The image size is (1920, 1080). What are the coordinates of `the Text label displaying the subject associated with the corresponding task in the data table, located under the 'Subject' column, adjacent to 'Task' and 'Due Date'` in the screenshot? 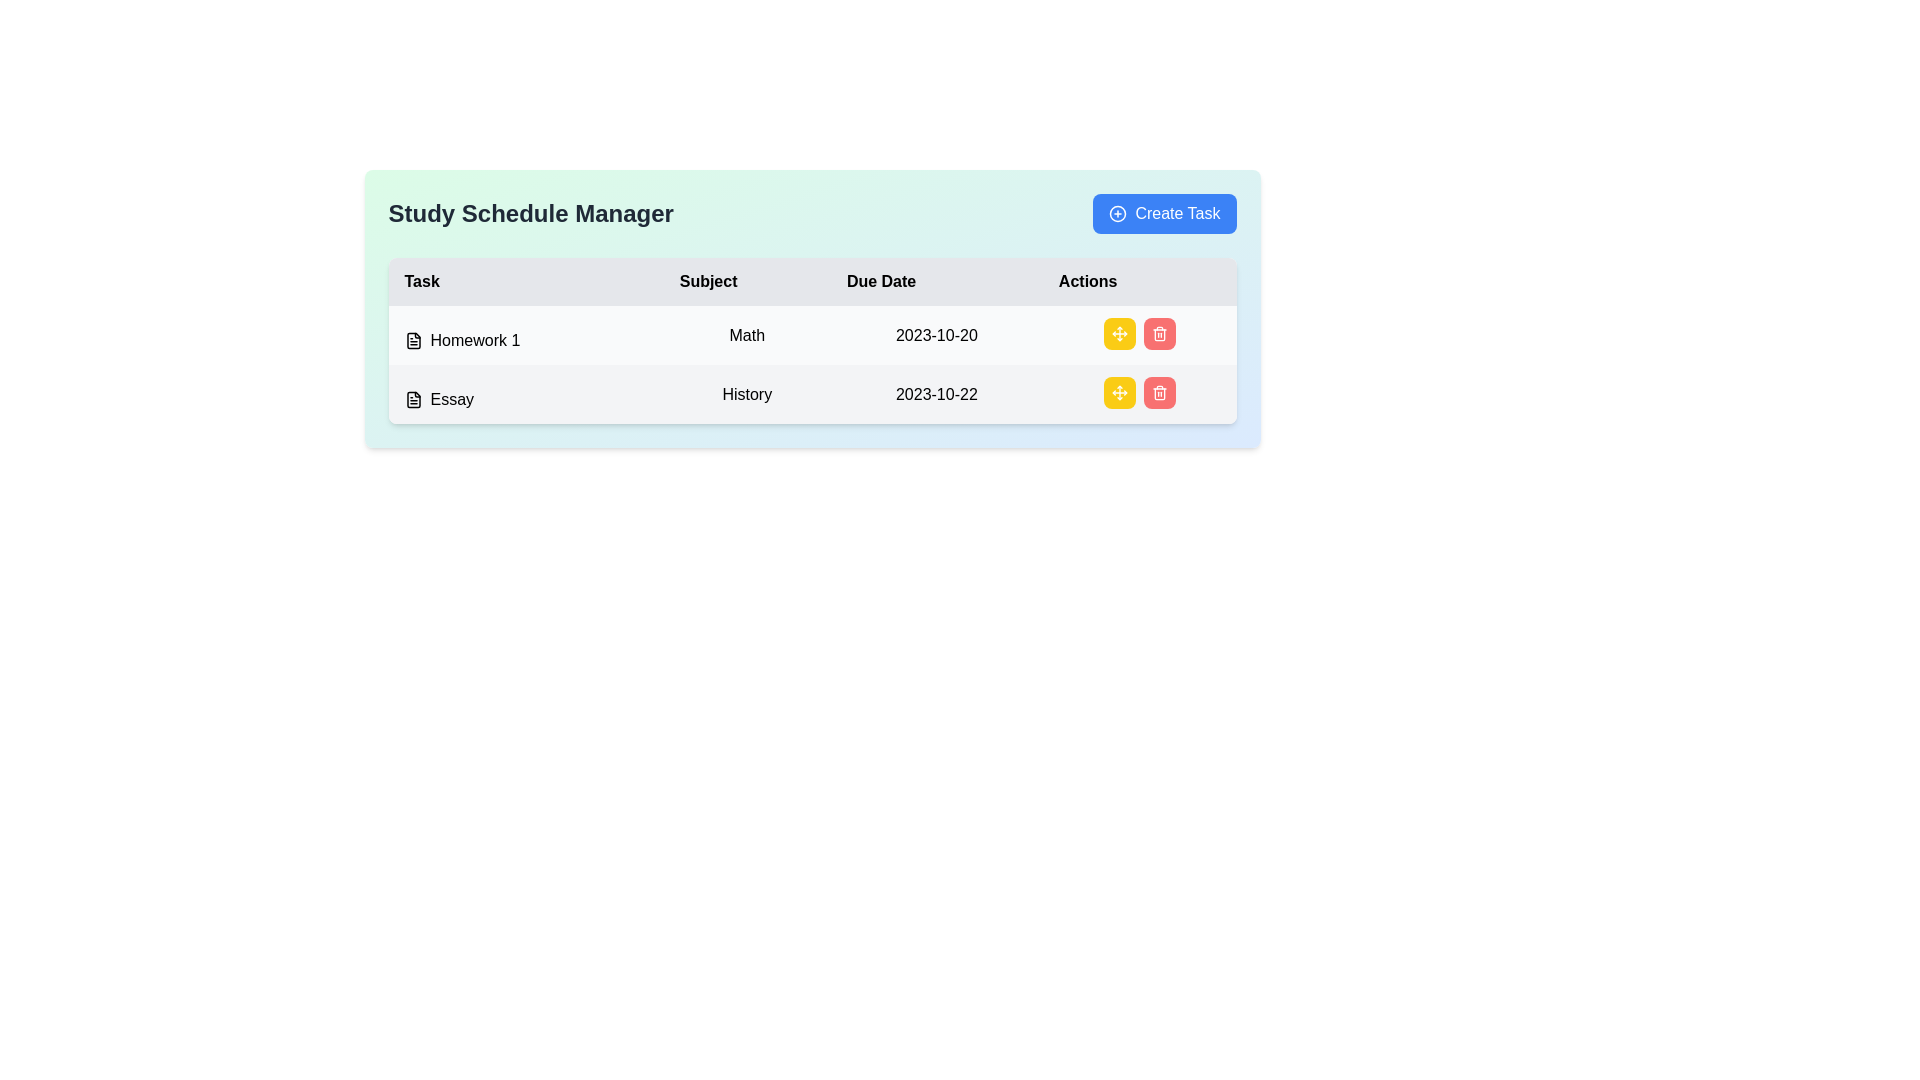 It's located at (746, 334).